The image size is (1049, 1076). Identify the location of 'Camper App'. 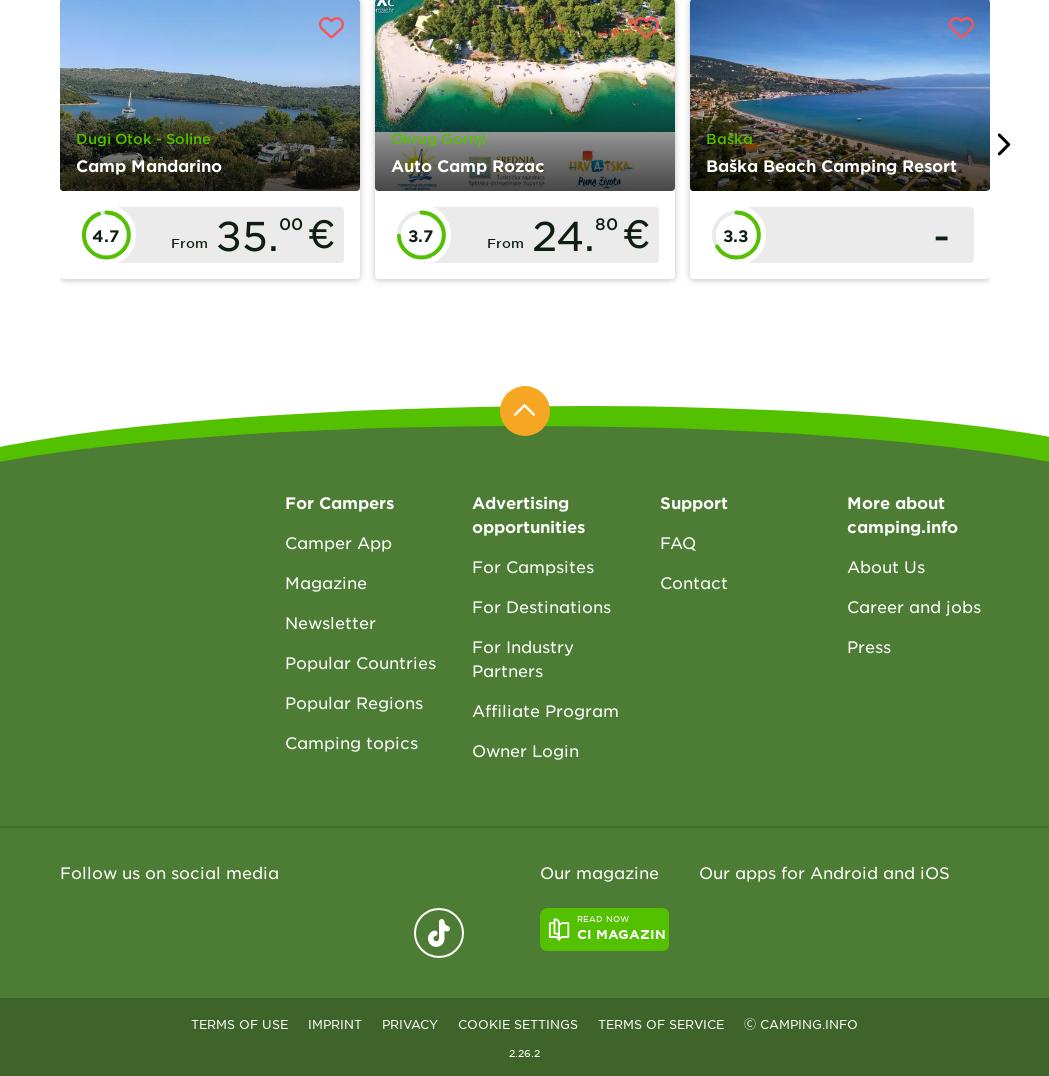
(336, 540).